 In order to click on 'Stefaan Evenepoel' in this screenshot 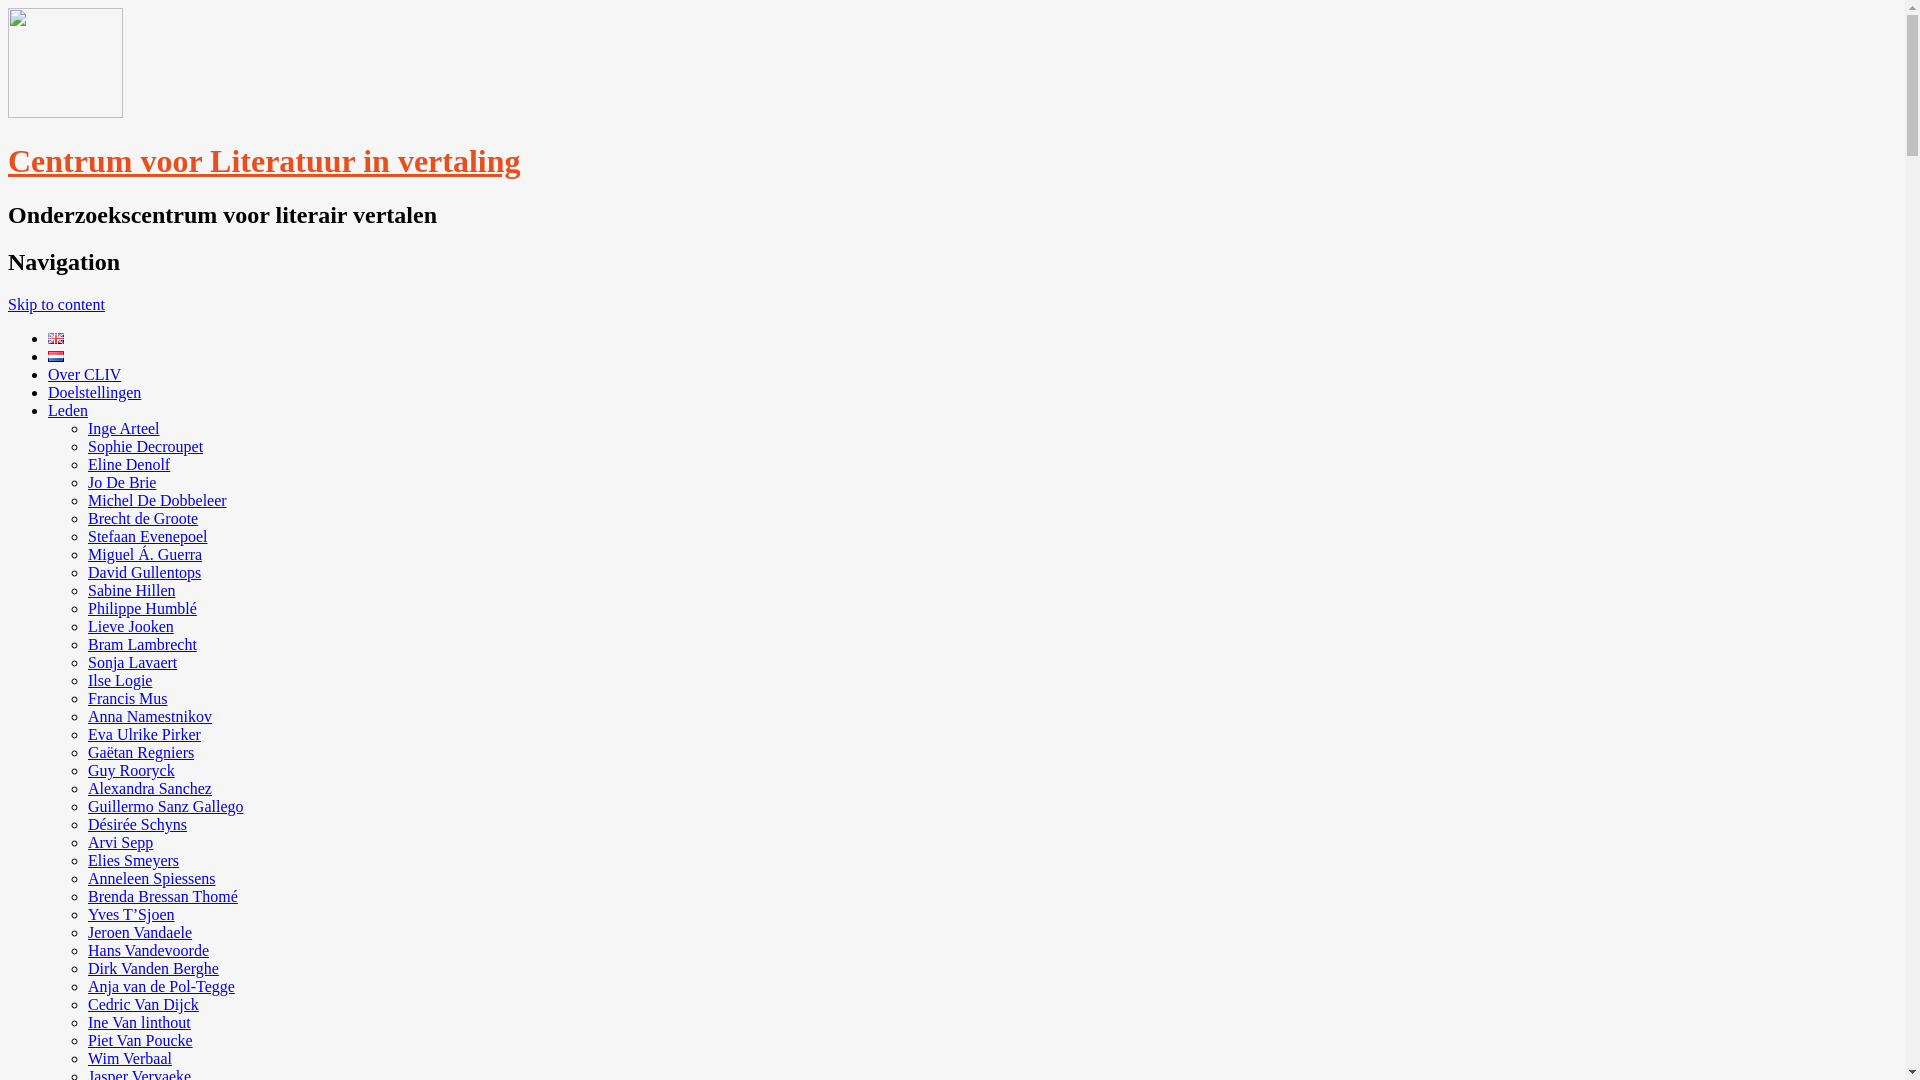, I will do `click(86, 535)`.